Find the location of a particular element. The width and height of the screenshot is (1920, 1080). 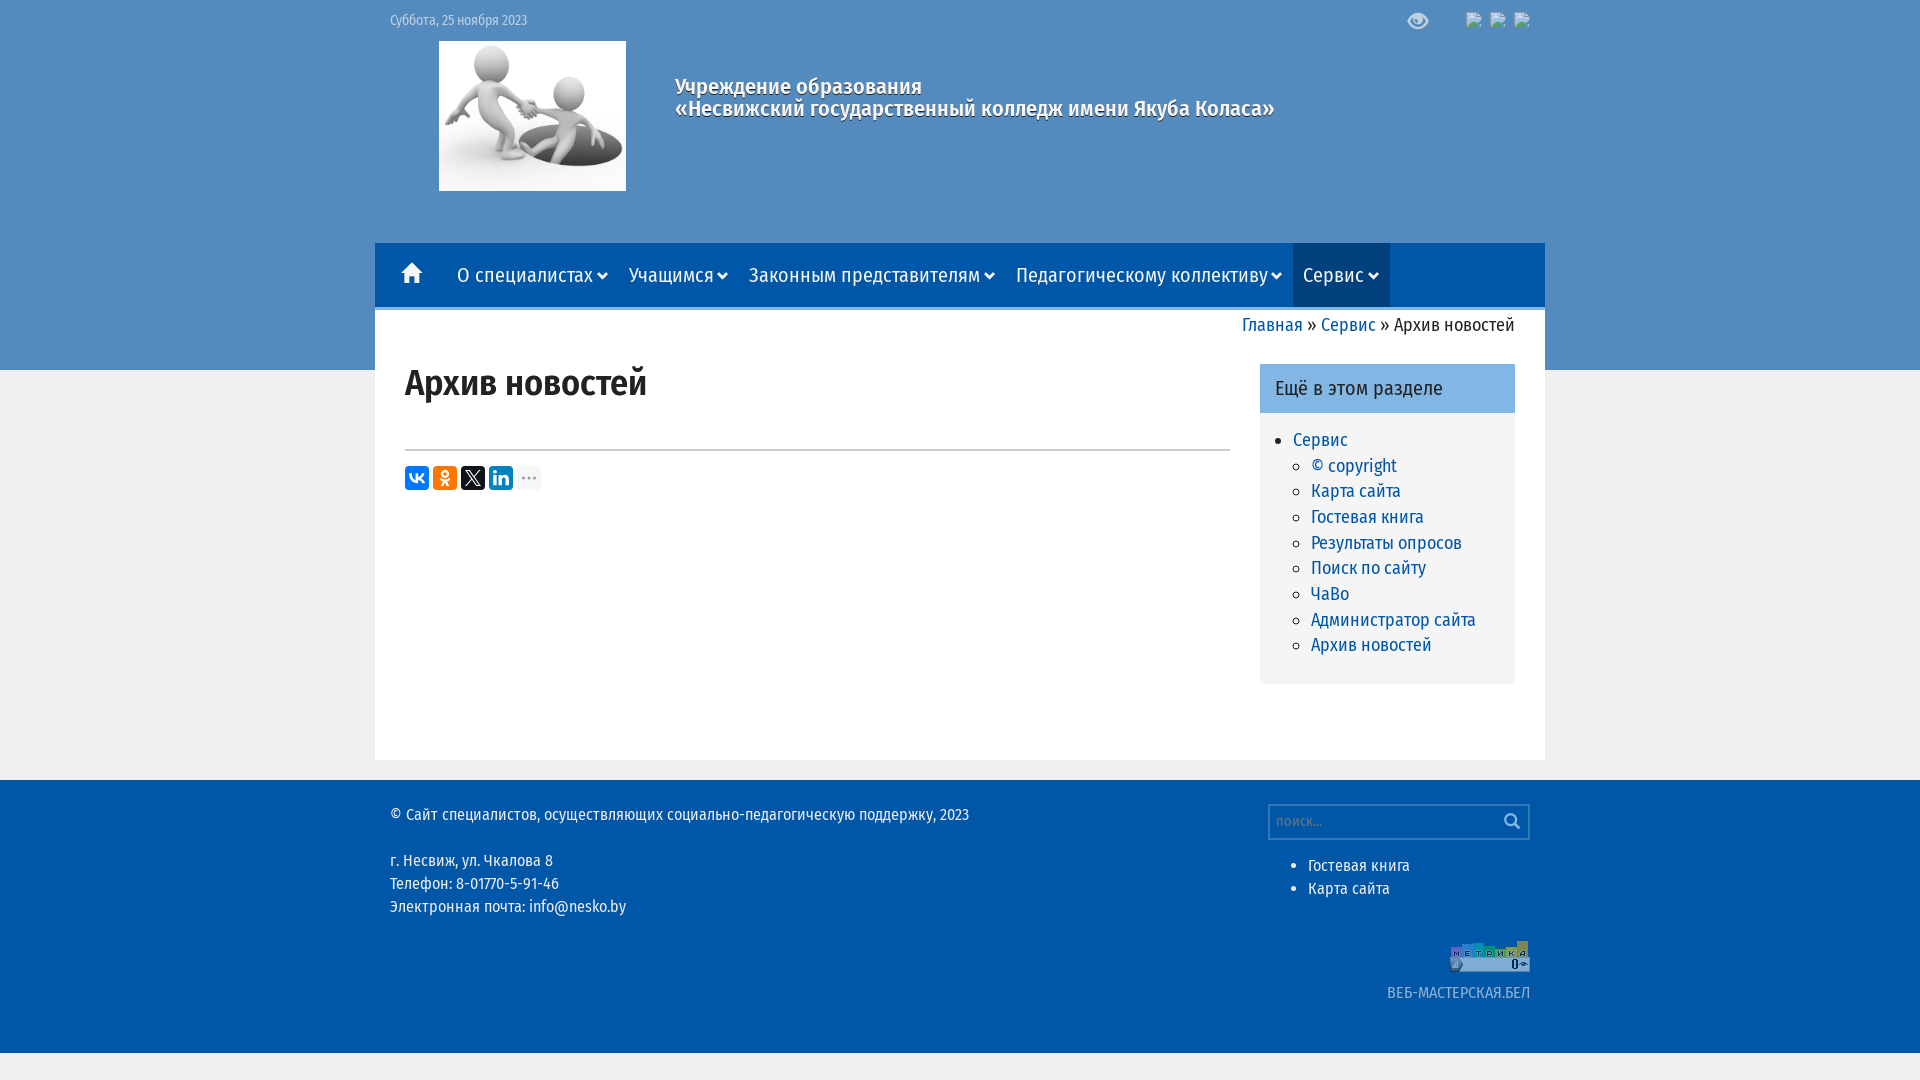

'Twitter' is located at coordinates (472, 478).